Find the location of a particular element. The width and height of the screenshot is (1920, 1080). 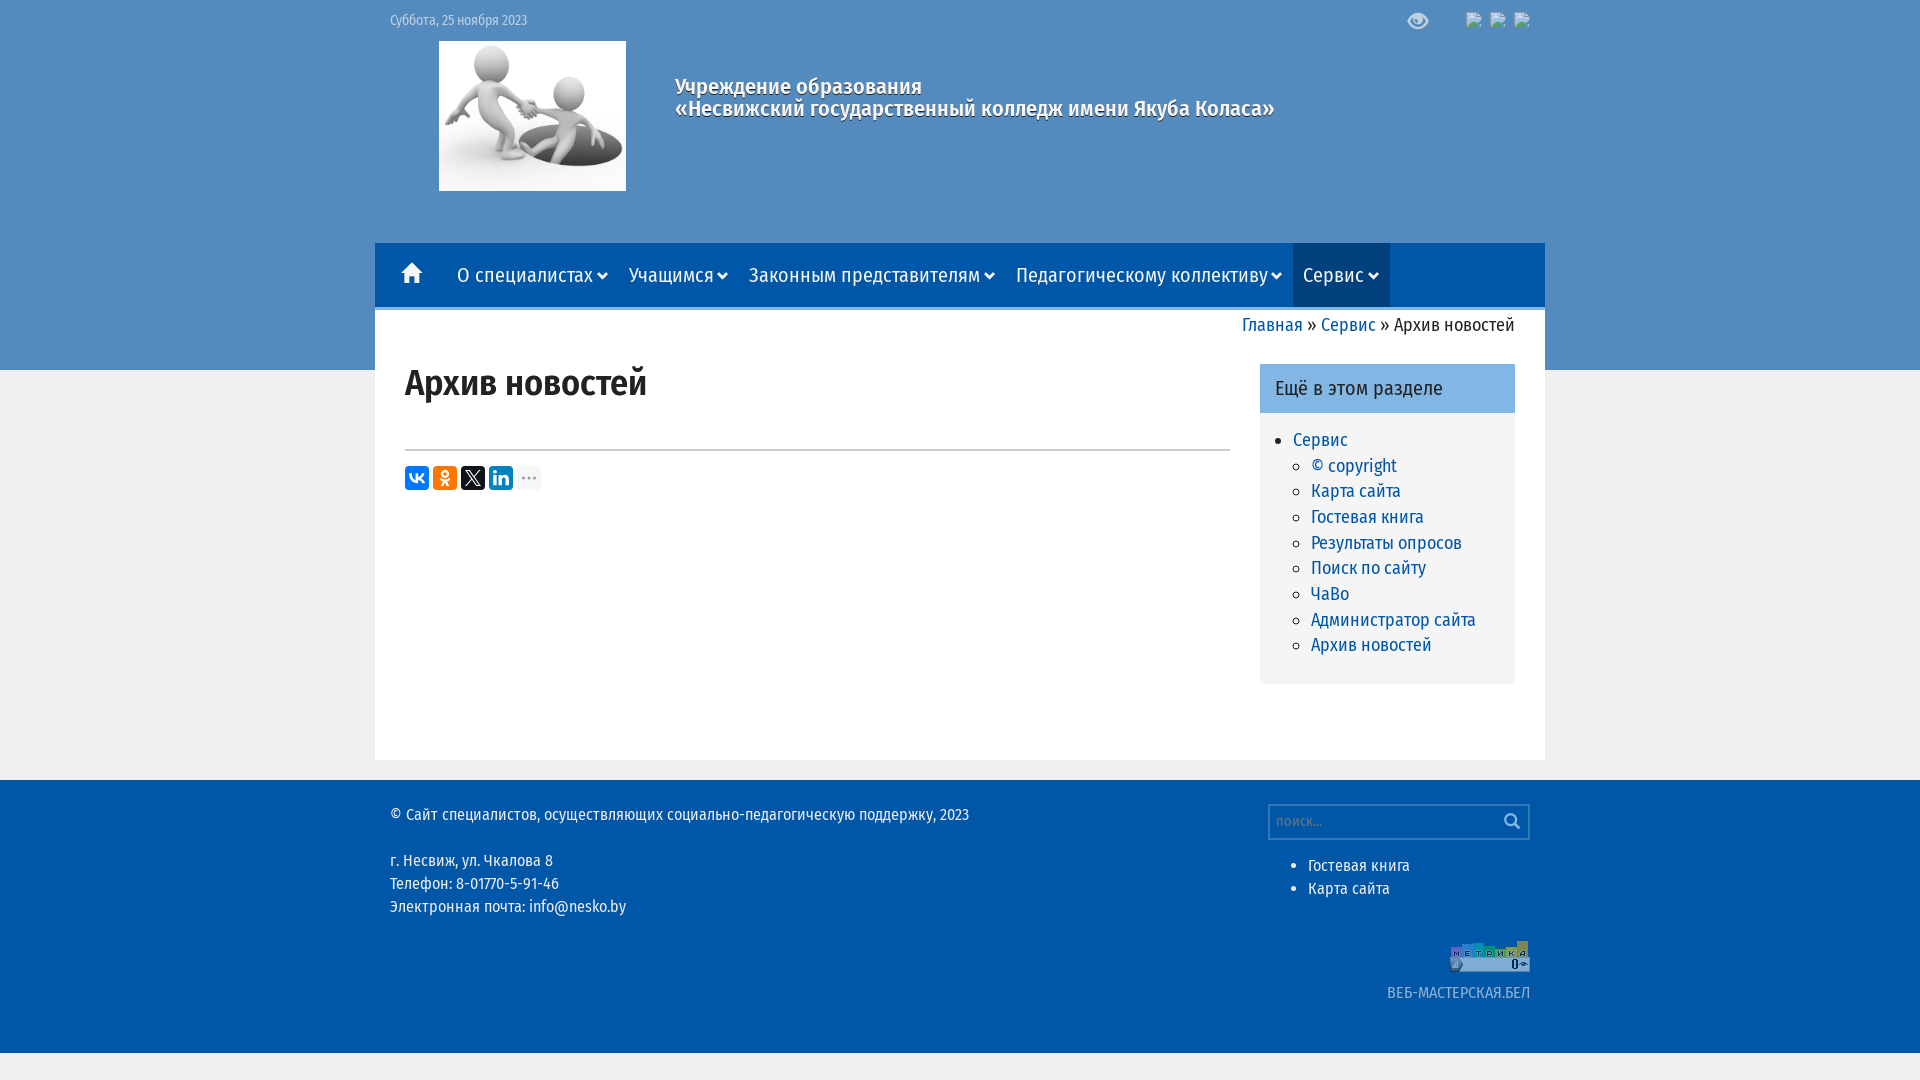

'Twitter' is located at coordinates (472, 478).